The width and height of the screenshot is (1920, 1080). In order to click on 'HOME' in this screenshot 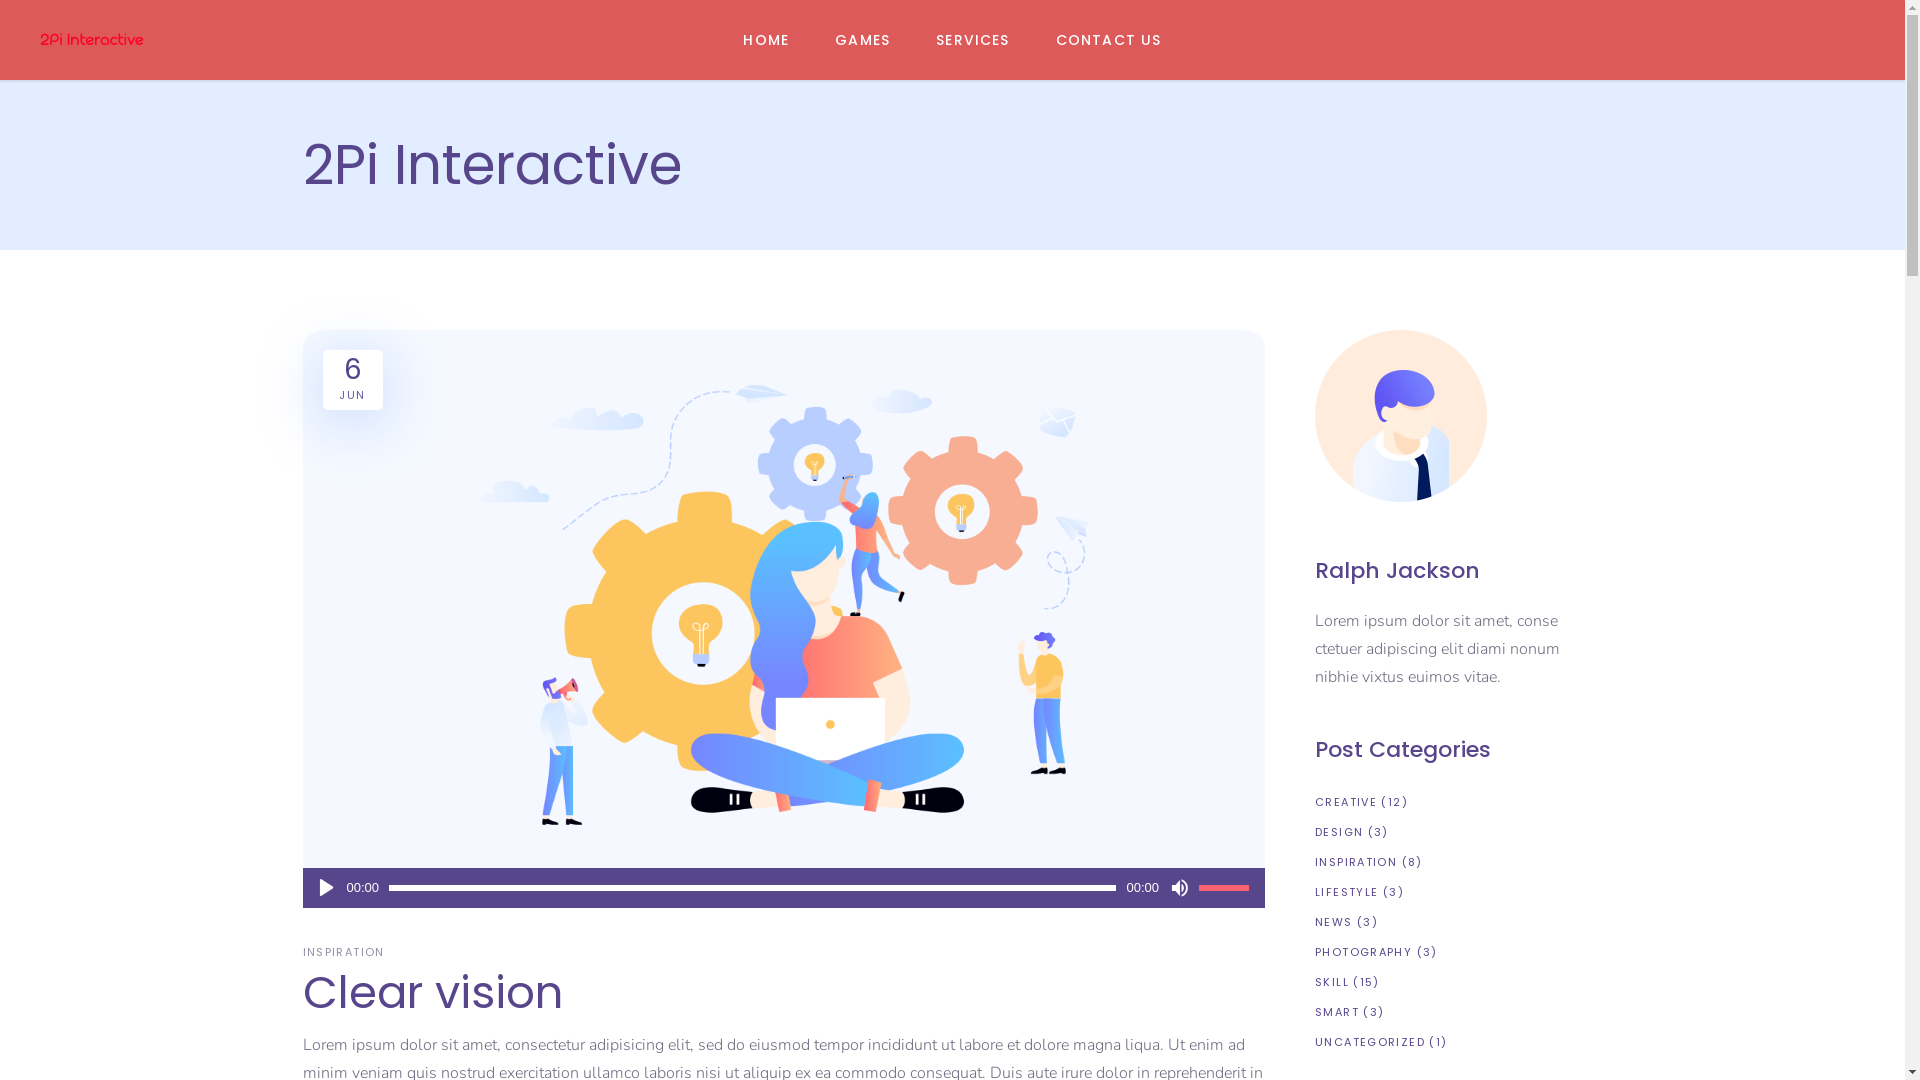, I will do `click(765, 39)`.